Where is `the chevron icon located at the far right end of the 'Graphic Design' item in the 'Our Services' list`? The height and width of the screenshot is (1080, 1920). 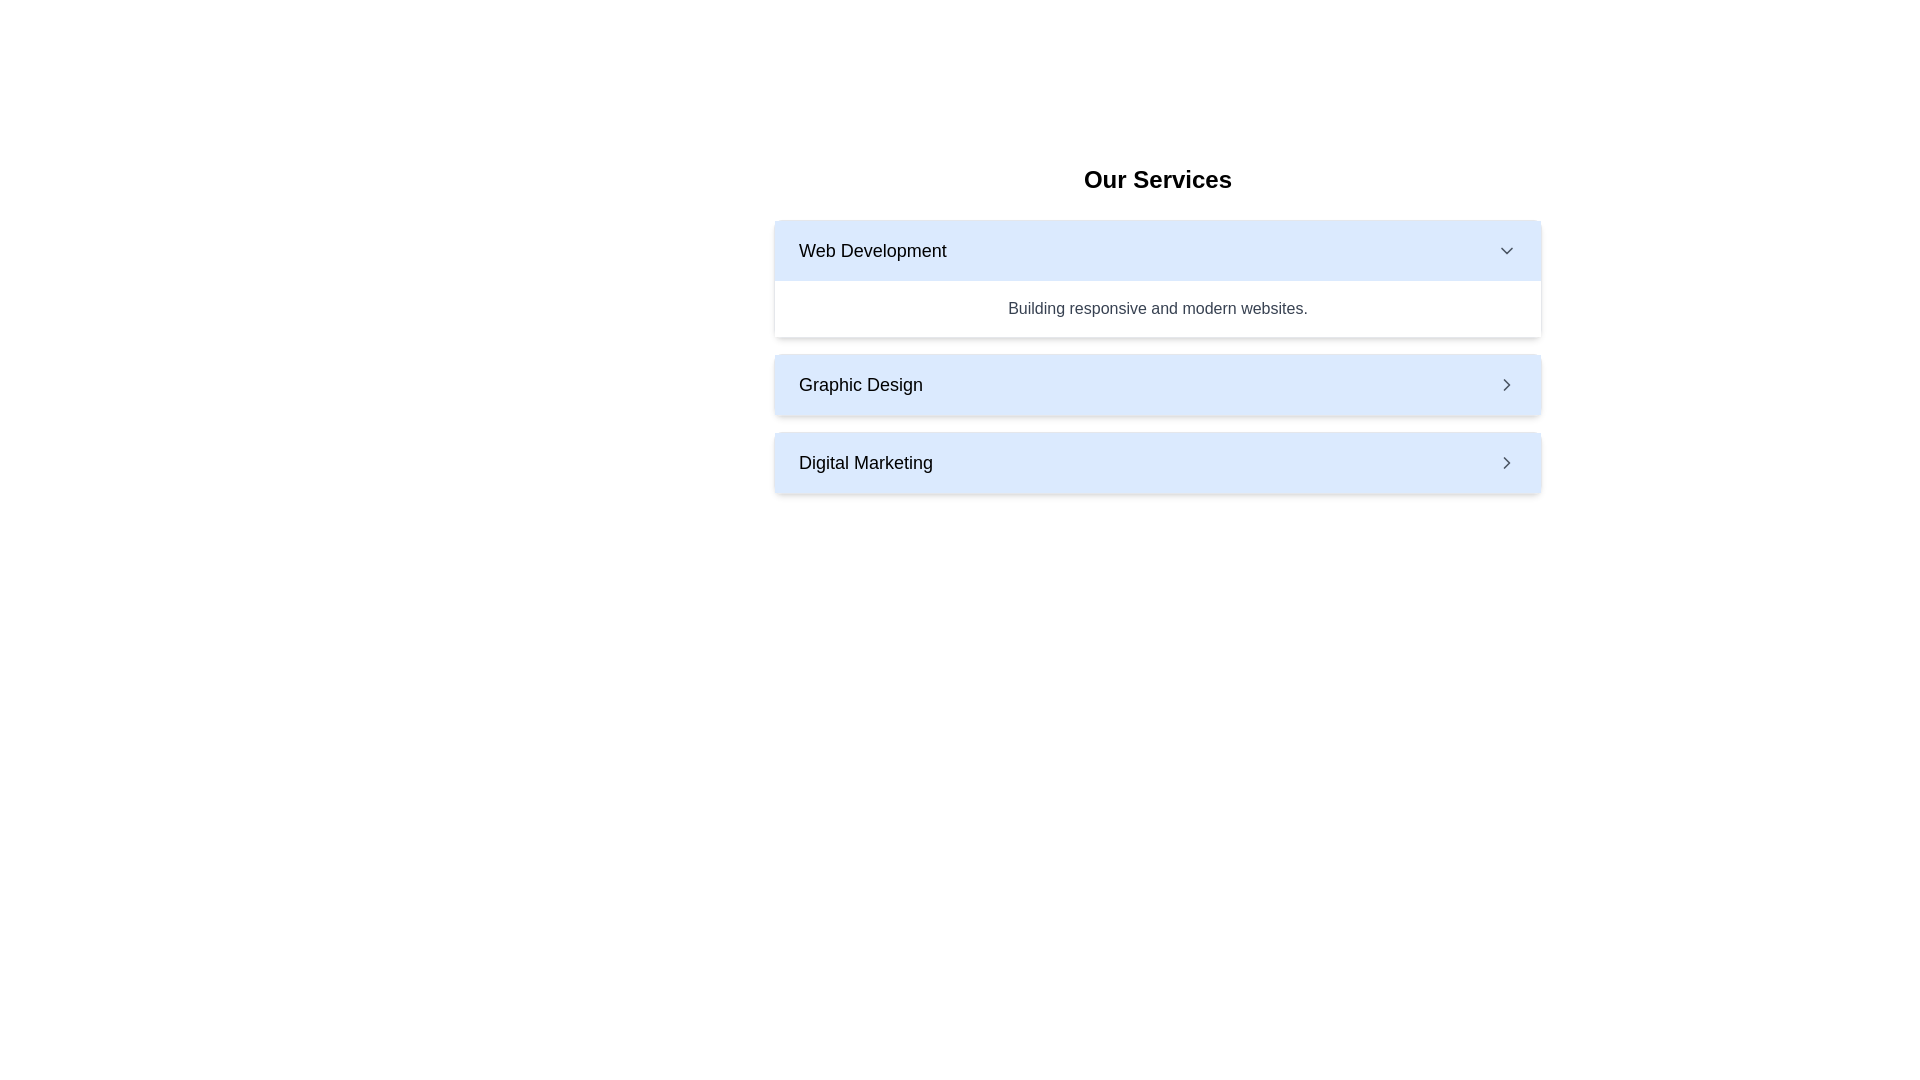
the chevron icon located at the far right end of the 'Graphic Design' item in the 'Our Services' list is located at coordinates (1507, 385).